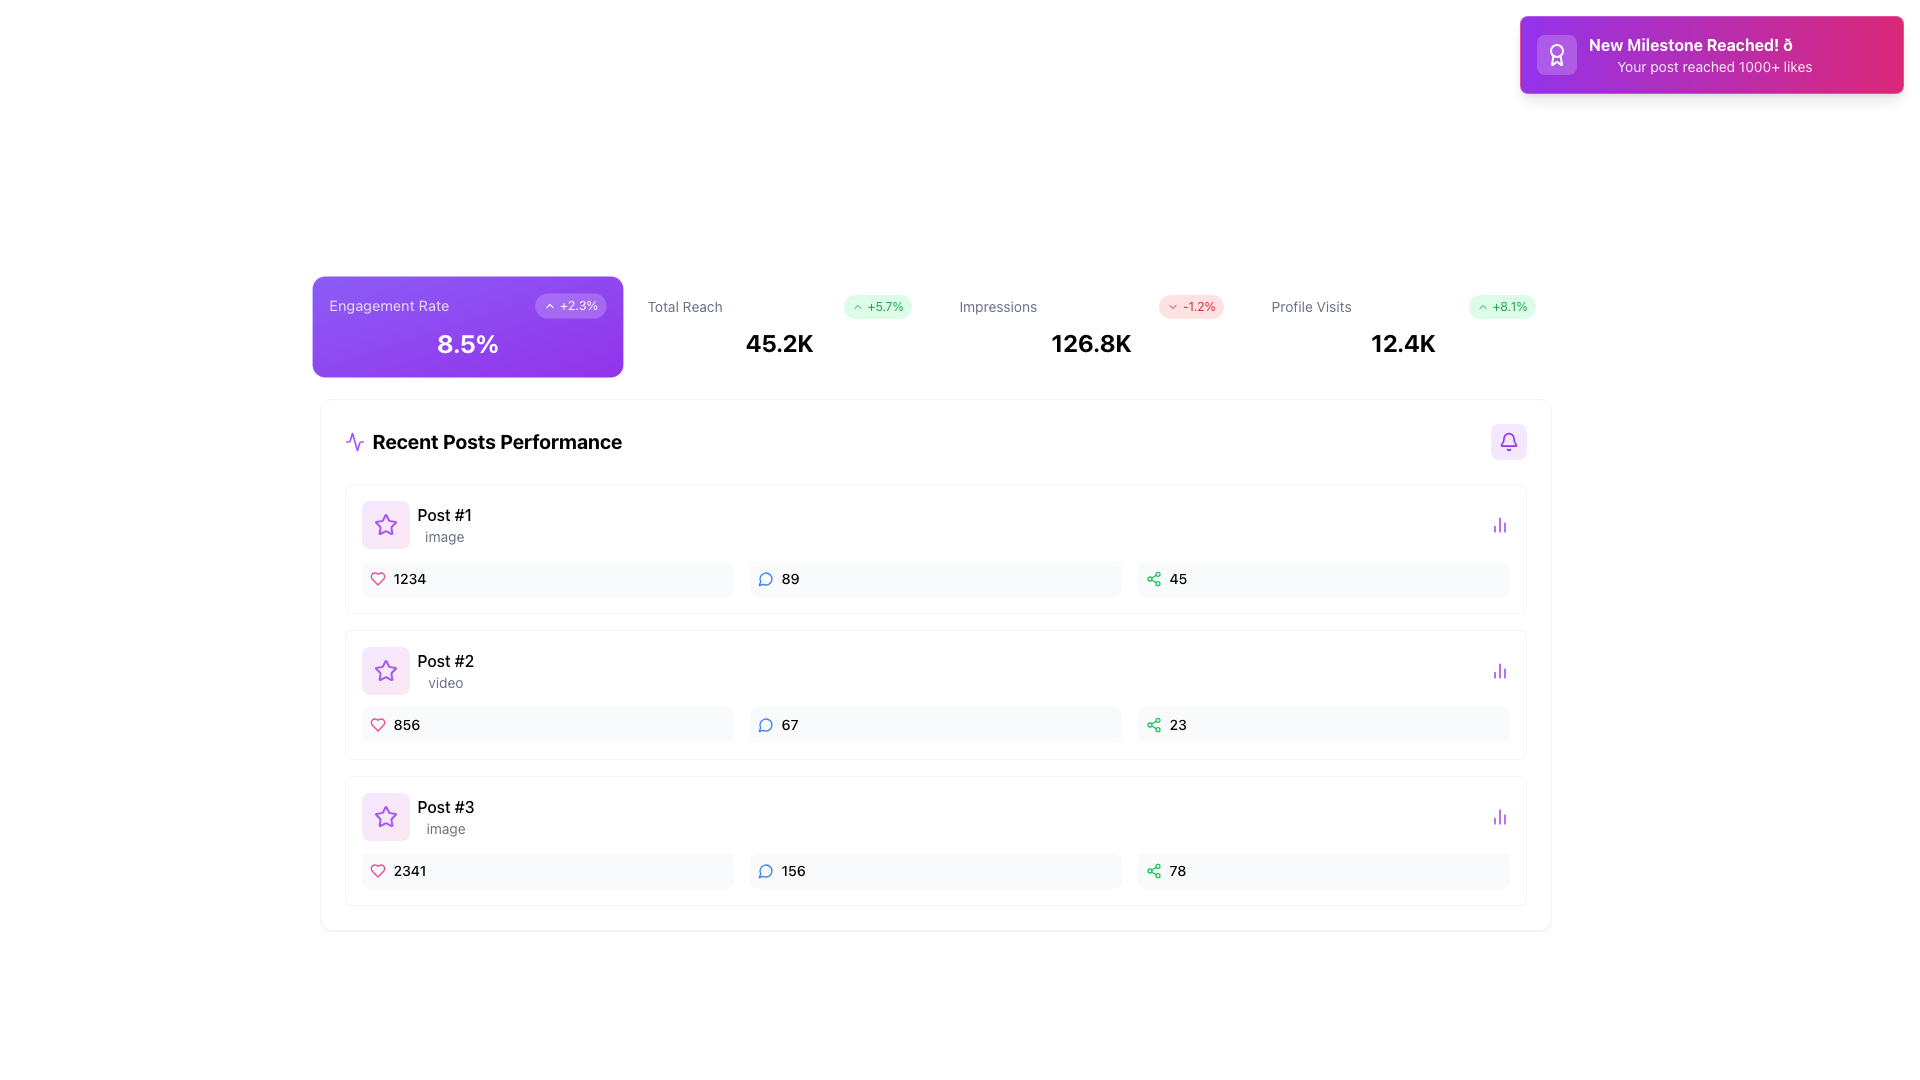 Image resolution: width=1920 pixels, height=1080 pixels. What do you see at coordinates (1555, 49) in the screenshot?
I see `central circular detail of the award icon located in the top-right corner of the interface, adjacent to the notification banner that says 'New Milestone Reached!'` at bounding box center [1555, 49].